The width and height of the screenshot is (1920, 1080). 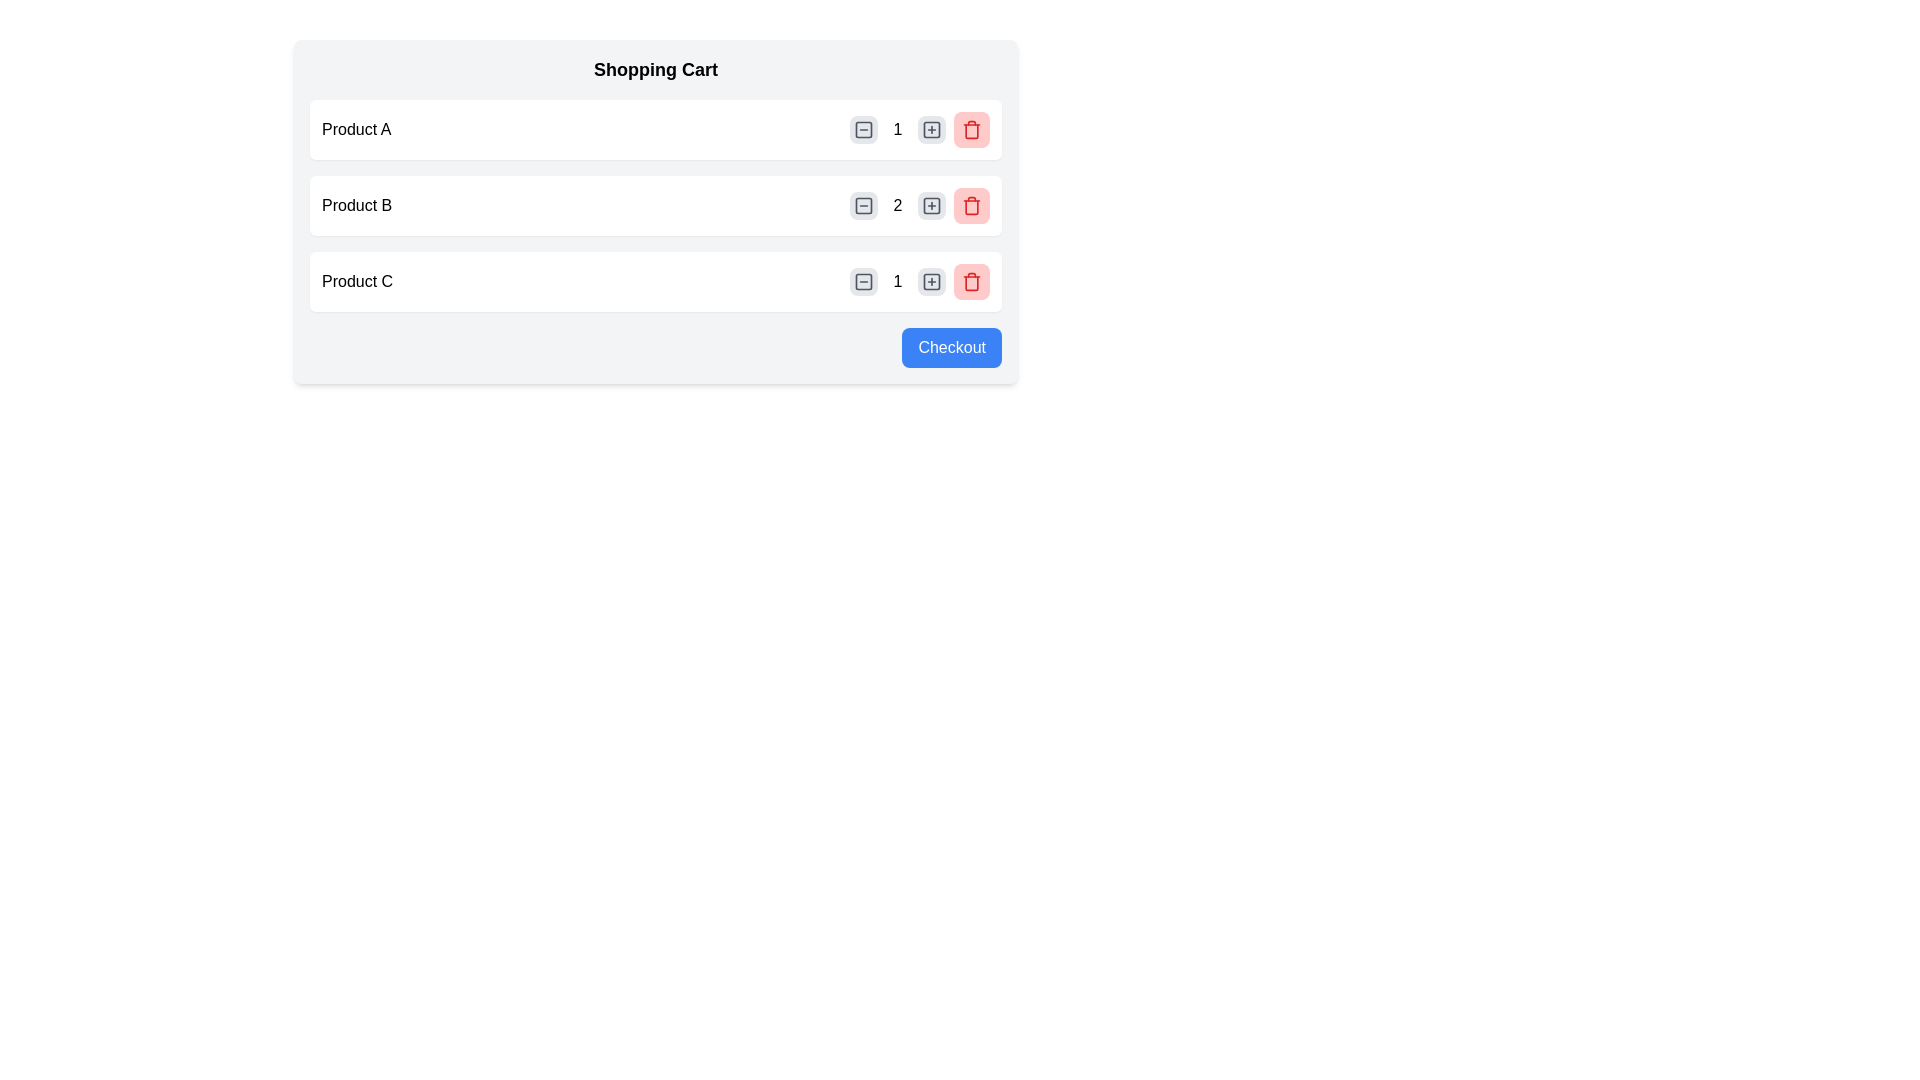 What do you see at coordinates (656, 205) in the screenshot?
I see `the 'Product B' entry in the shopping cart` at bounding box center [656, 205].